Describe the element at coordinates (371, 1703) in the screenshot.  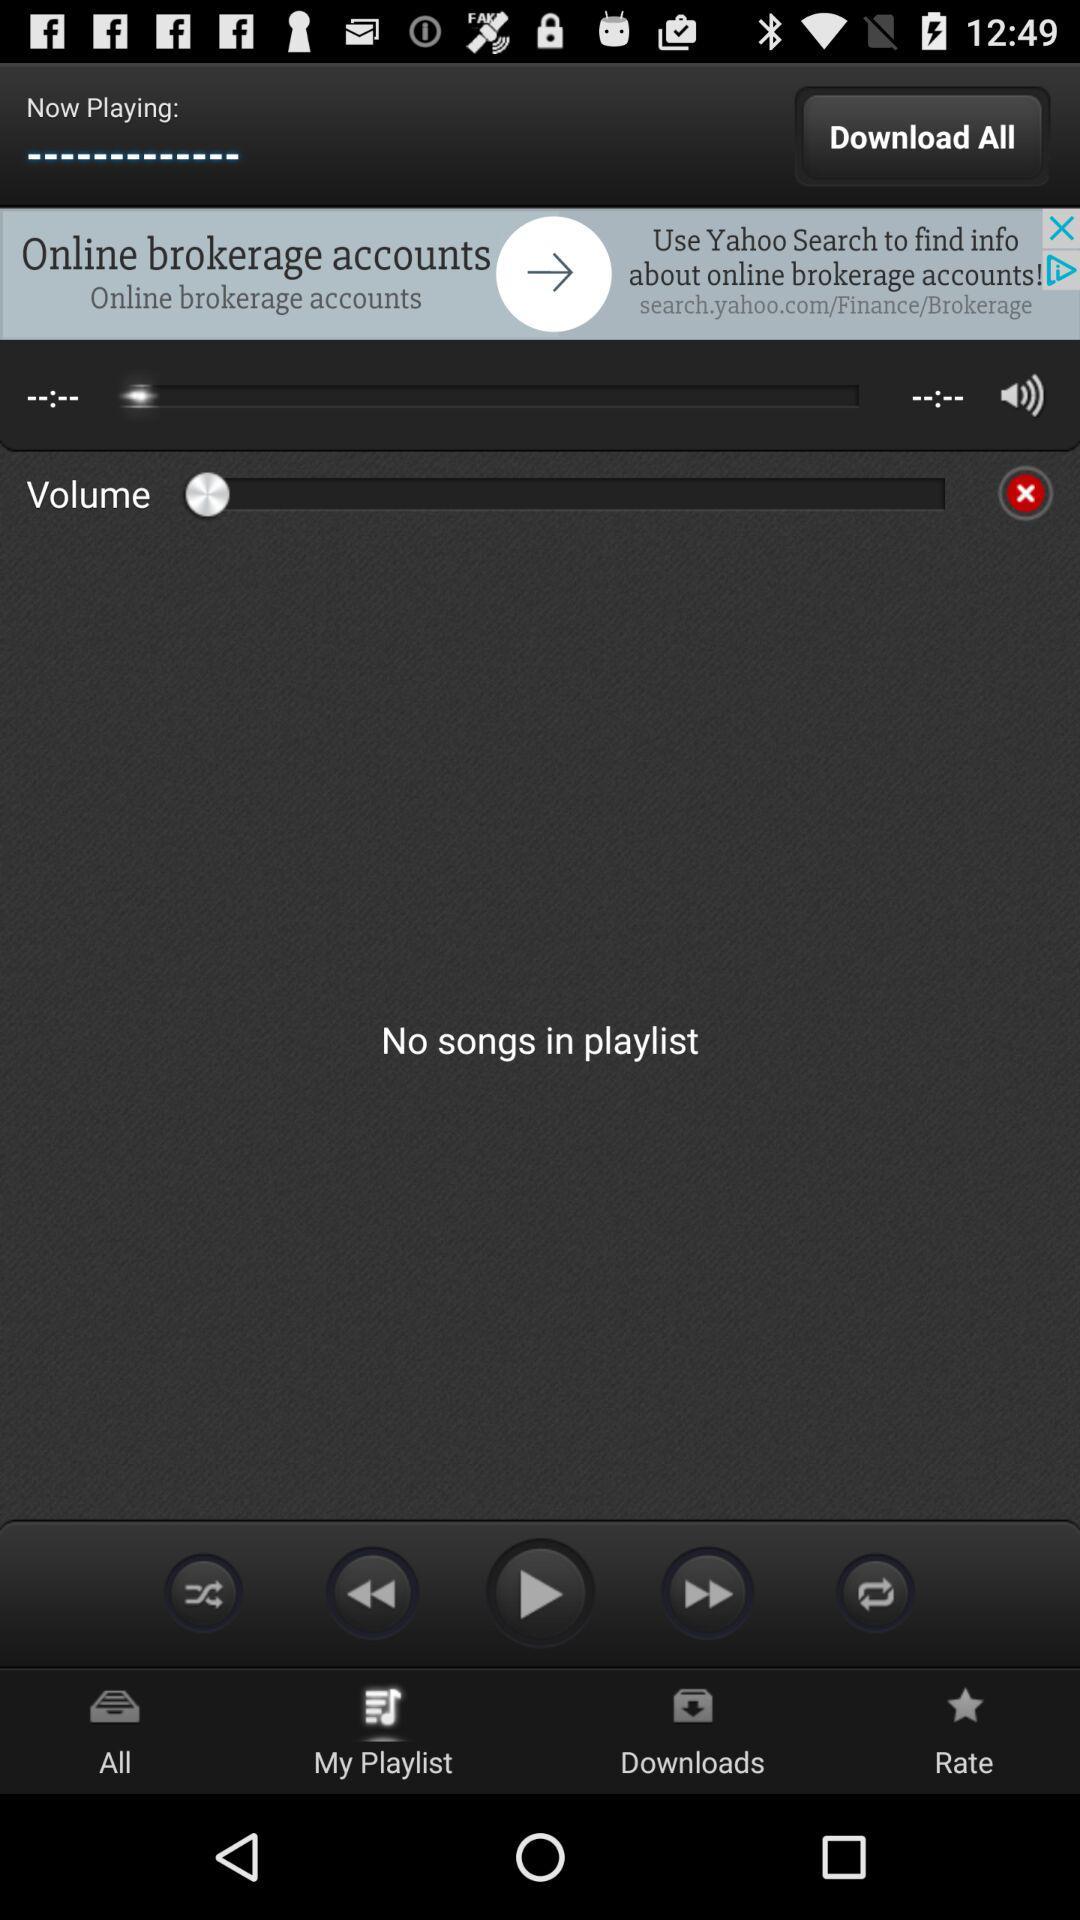
I see `the av_rewind icon` at that location.